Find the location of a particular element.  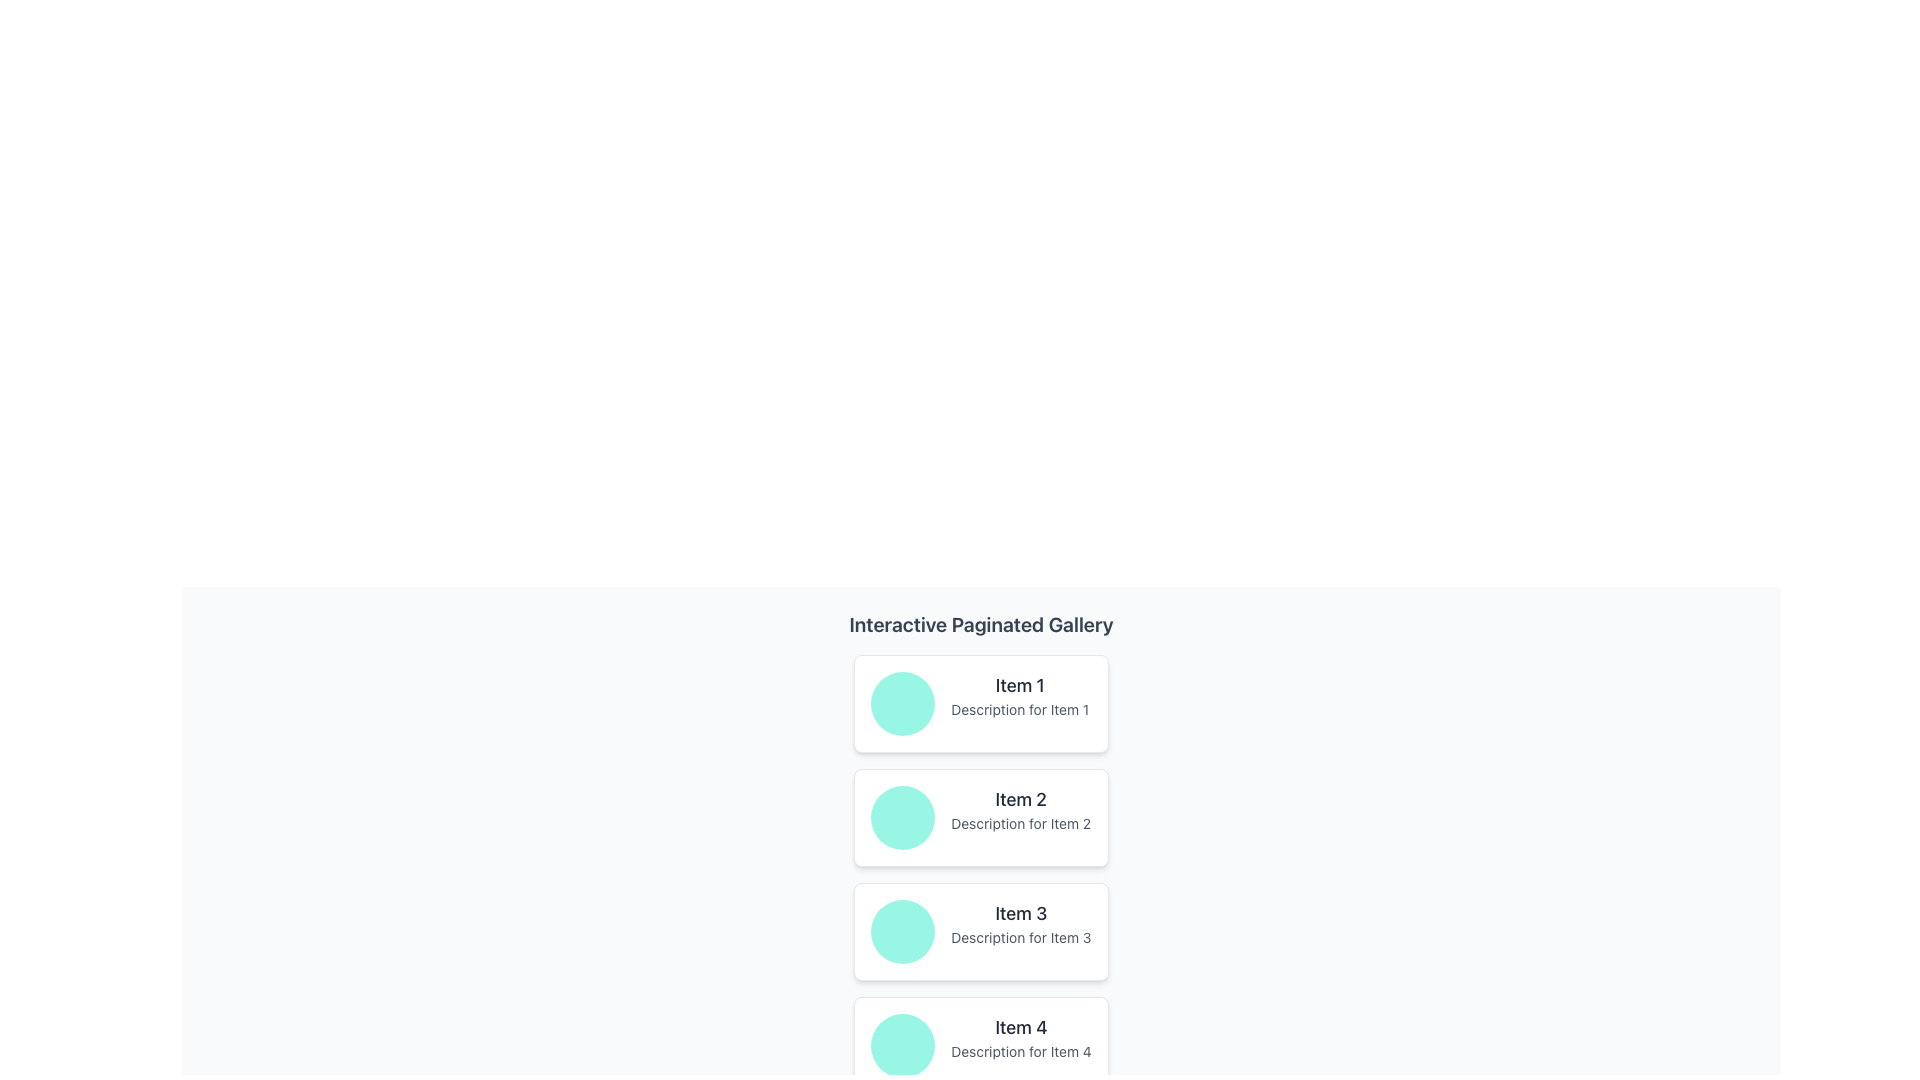

text content of the fourth item in the list-based gallery, which includes a title and description, located within a bordered, rounded, and shadowed rectangle card, next to a teal circular icon is located at coordinates (1021, 1036).